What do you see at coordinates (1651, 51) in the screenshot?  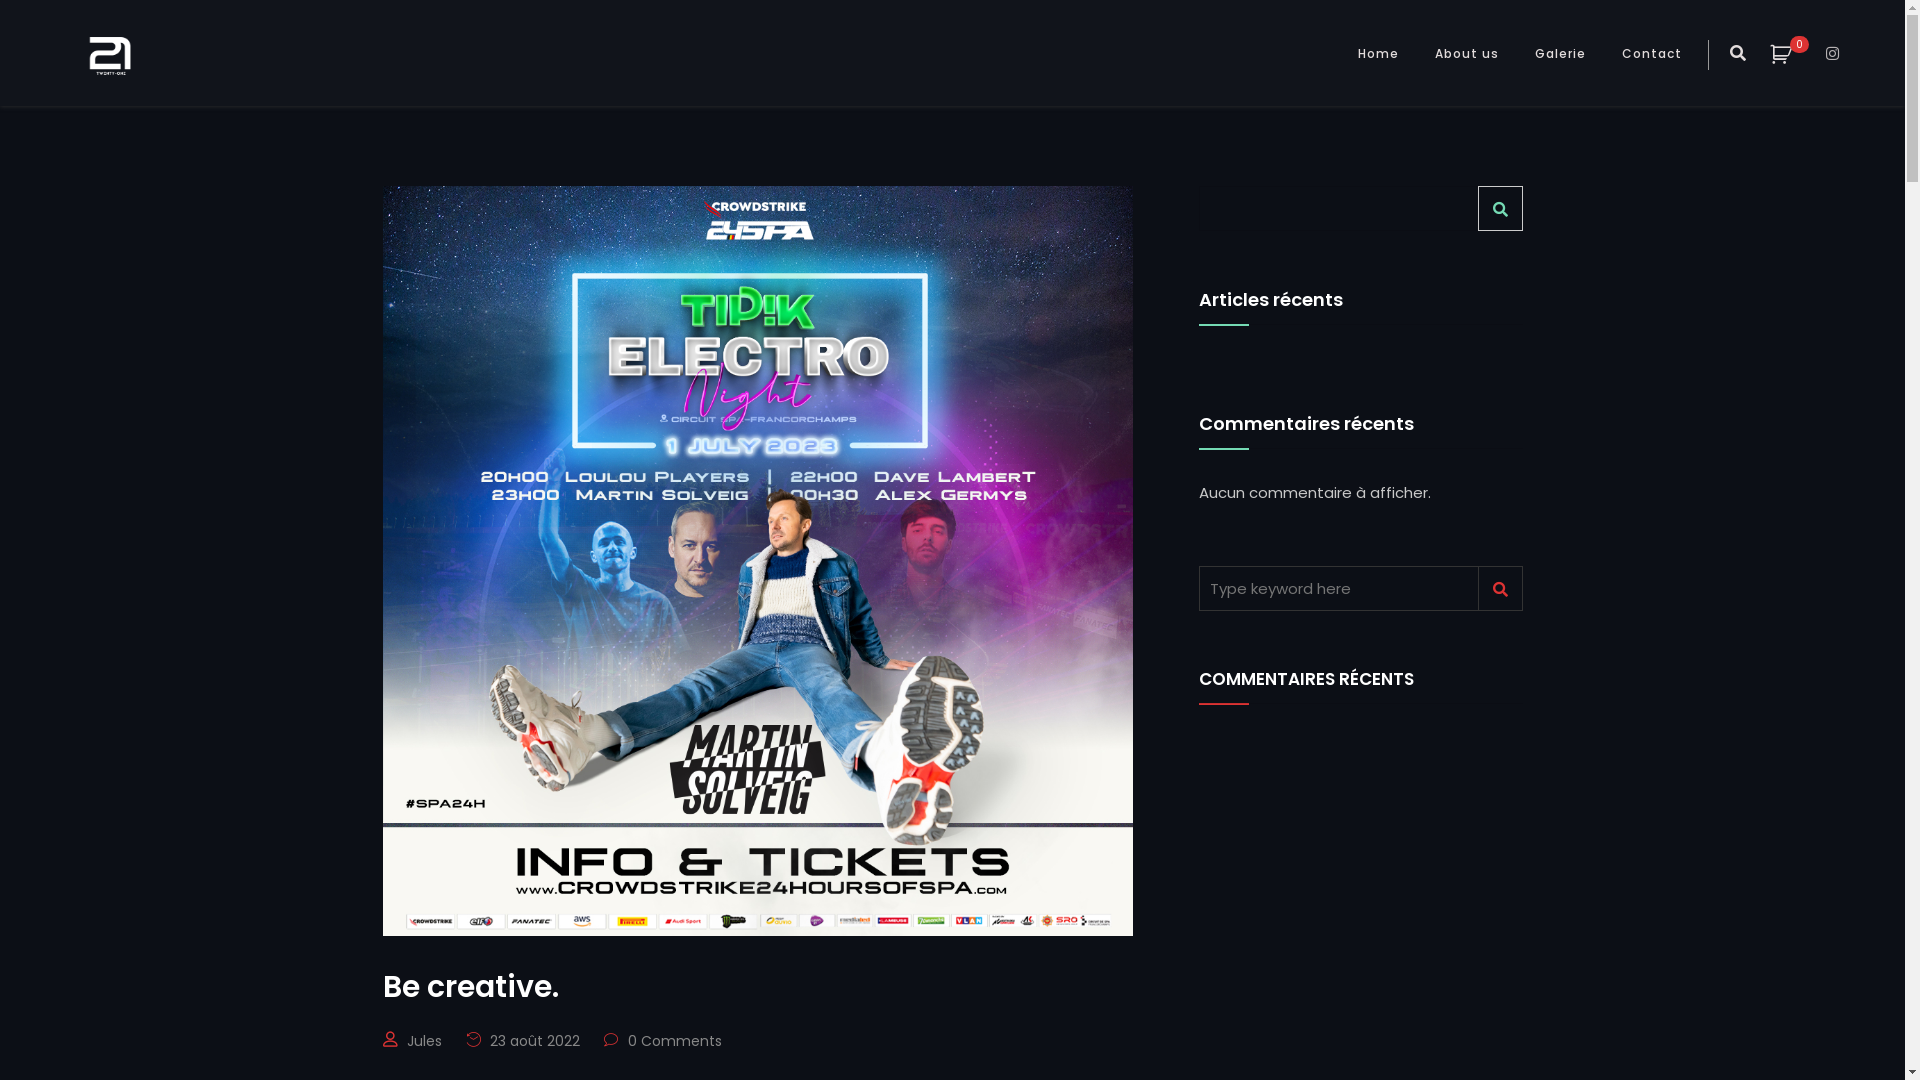 I see `'Contact'` at bounding box center [1651, 51].